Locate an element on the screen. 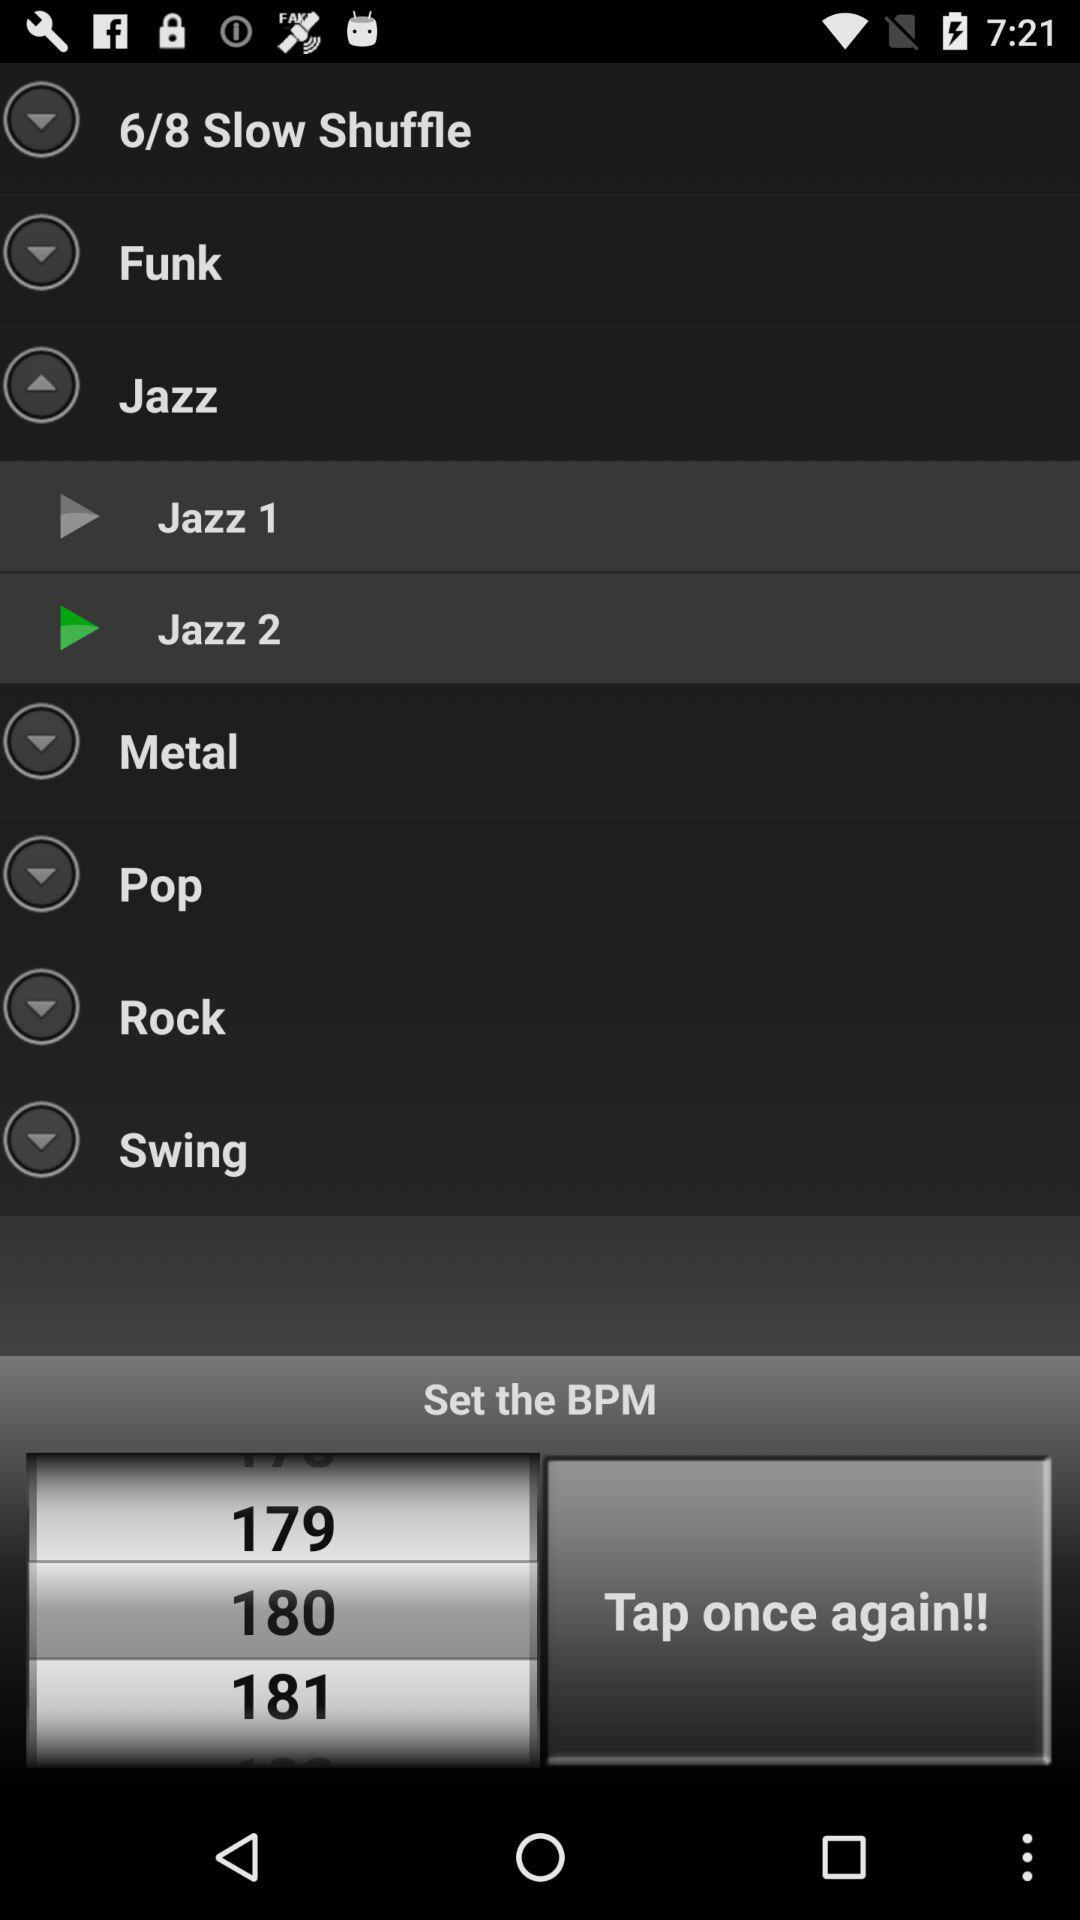 This screenshot has height=1920, width=1080. the icon at the bottom right corner is located at coordinates (795, 1610).